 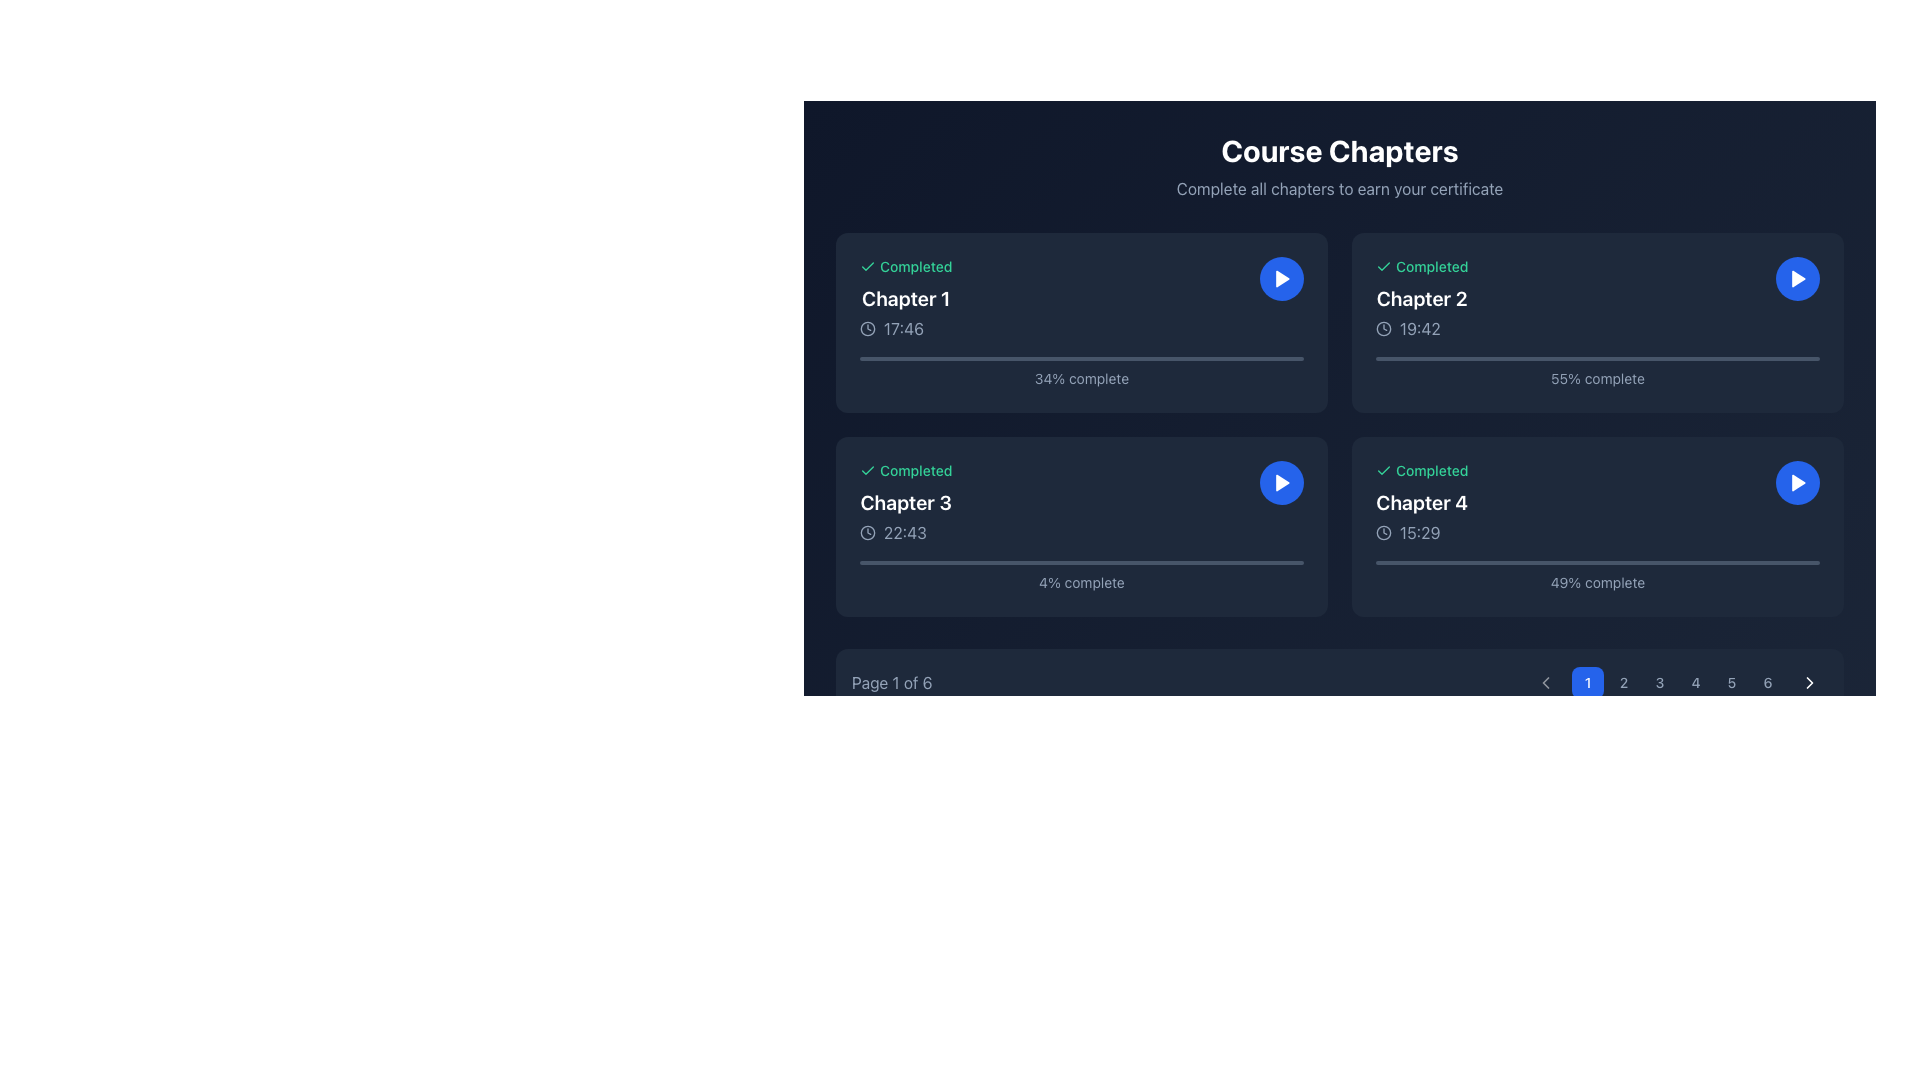 I want to click on the horizontal progress bar located below the '34% complete' text in the 'Chapter 1' card, which features an emerald green inner segment against a slate background, so click(x=1080, y=357).